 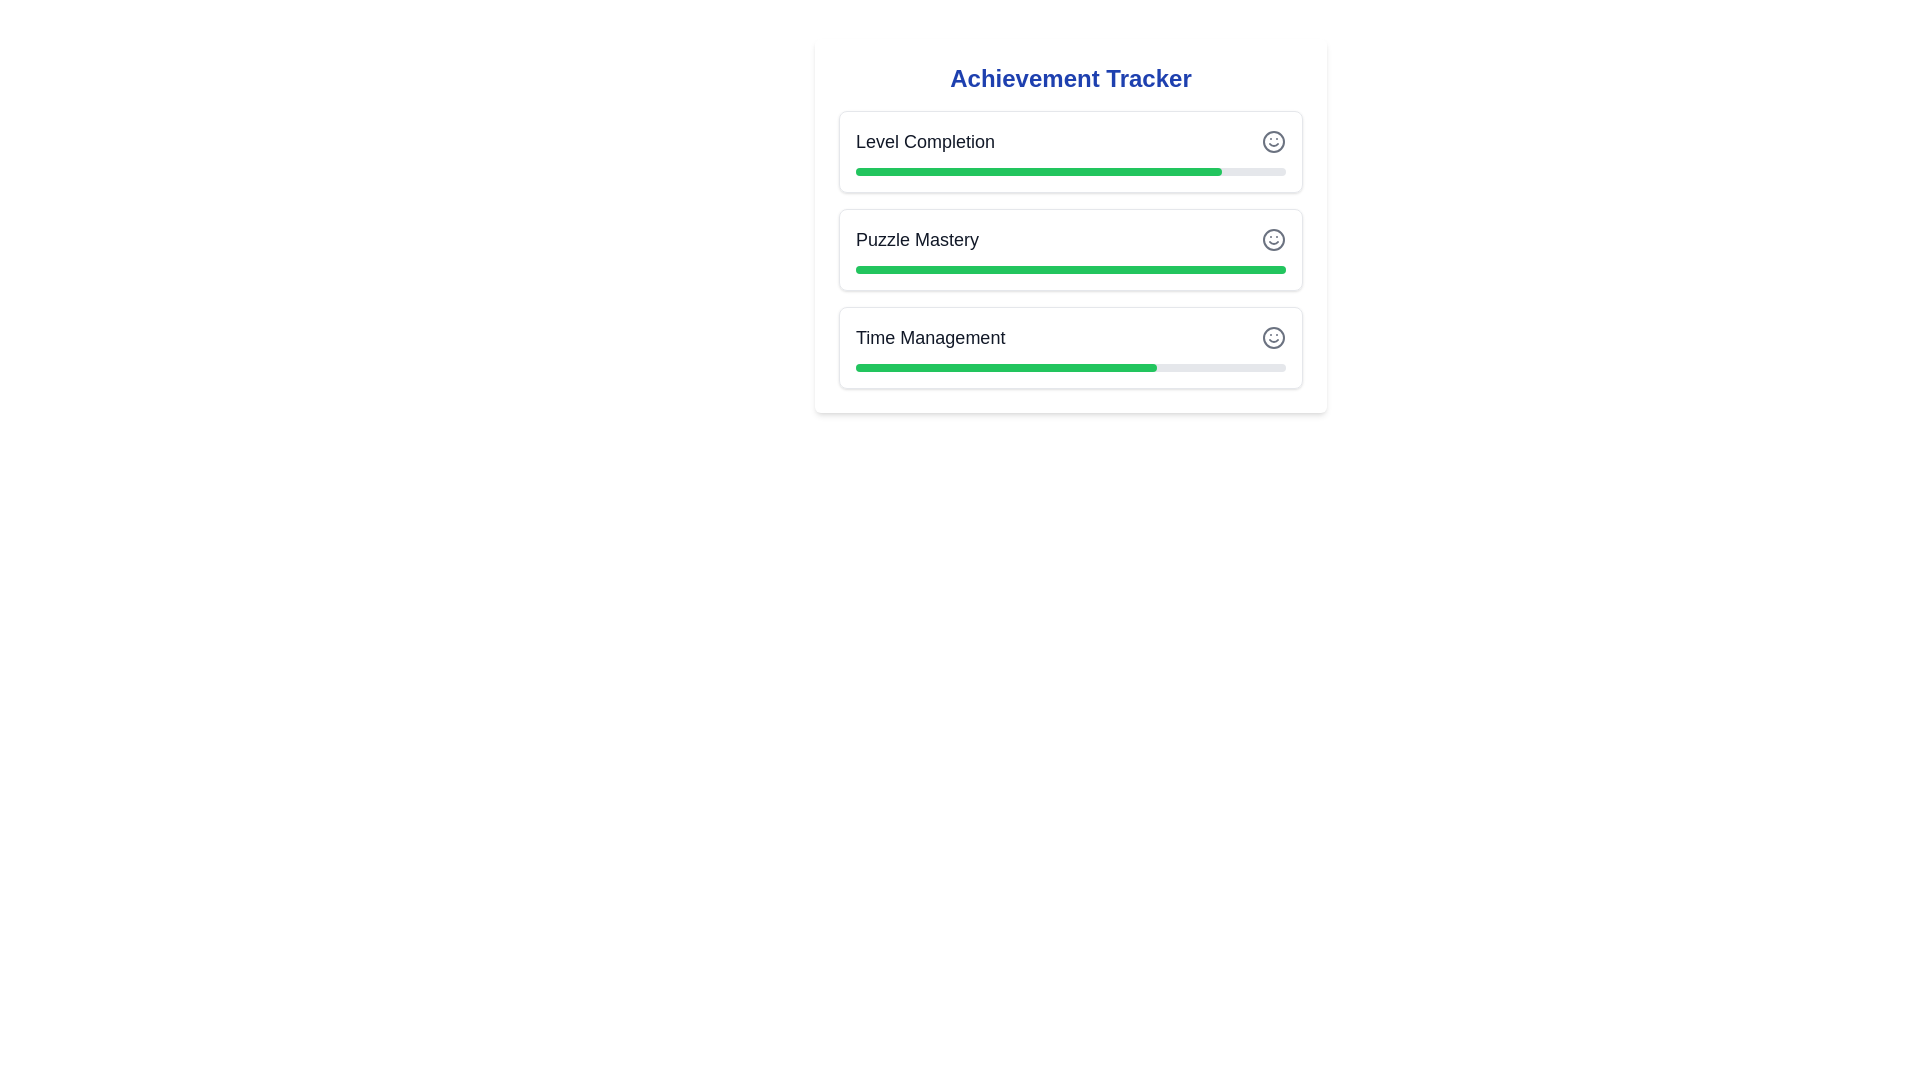 What do you see at coordinates (1272, 141) in the screenshot?
I see `the completion status icon located in the top section of the 'Achievement Tracker' UI, specifically to the far right of the 'Level Completion' row, adjacent to the progress bar` at bounding box center [1272, 141].